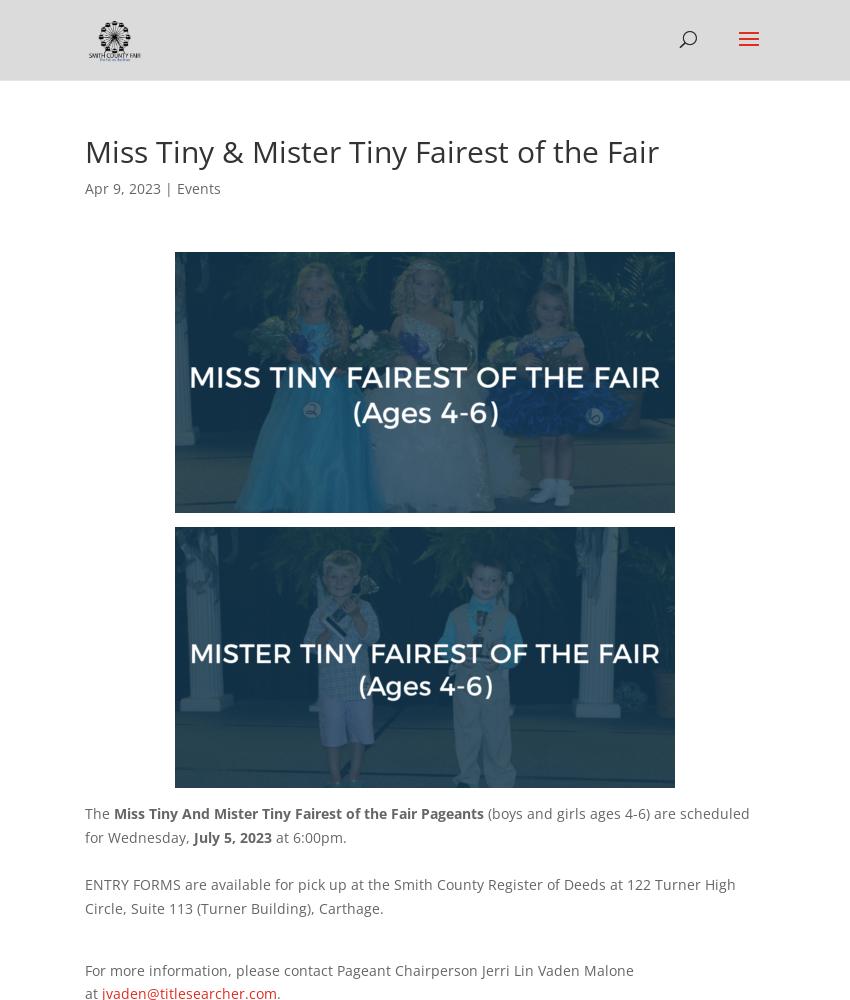 This screenshot has width=850, height=1000. What do you see at coordinates (370, 151) in the screenshot?
I see `'Miss Tiny & Mister Tiny Fairest of the Fair'` at bounding box center [370, 151].